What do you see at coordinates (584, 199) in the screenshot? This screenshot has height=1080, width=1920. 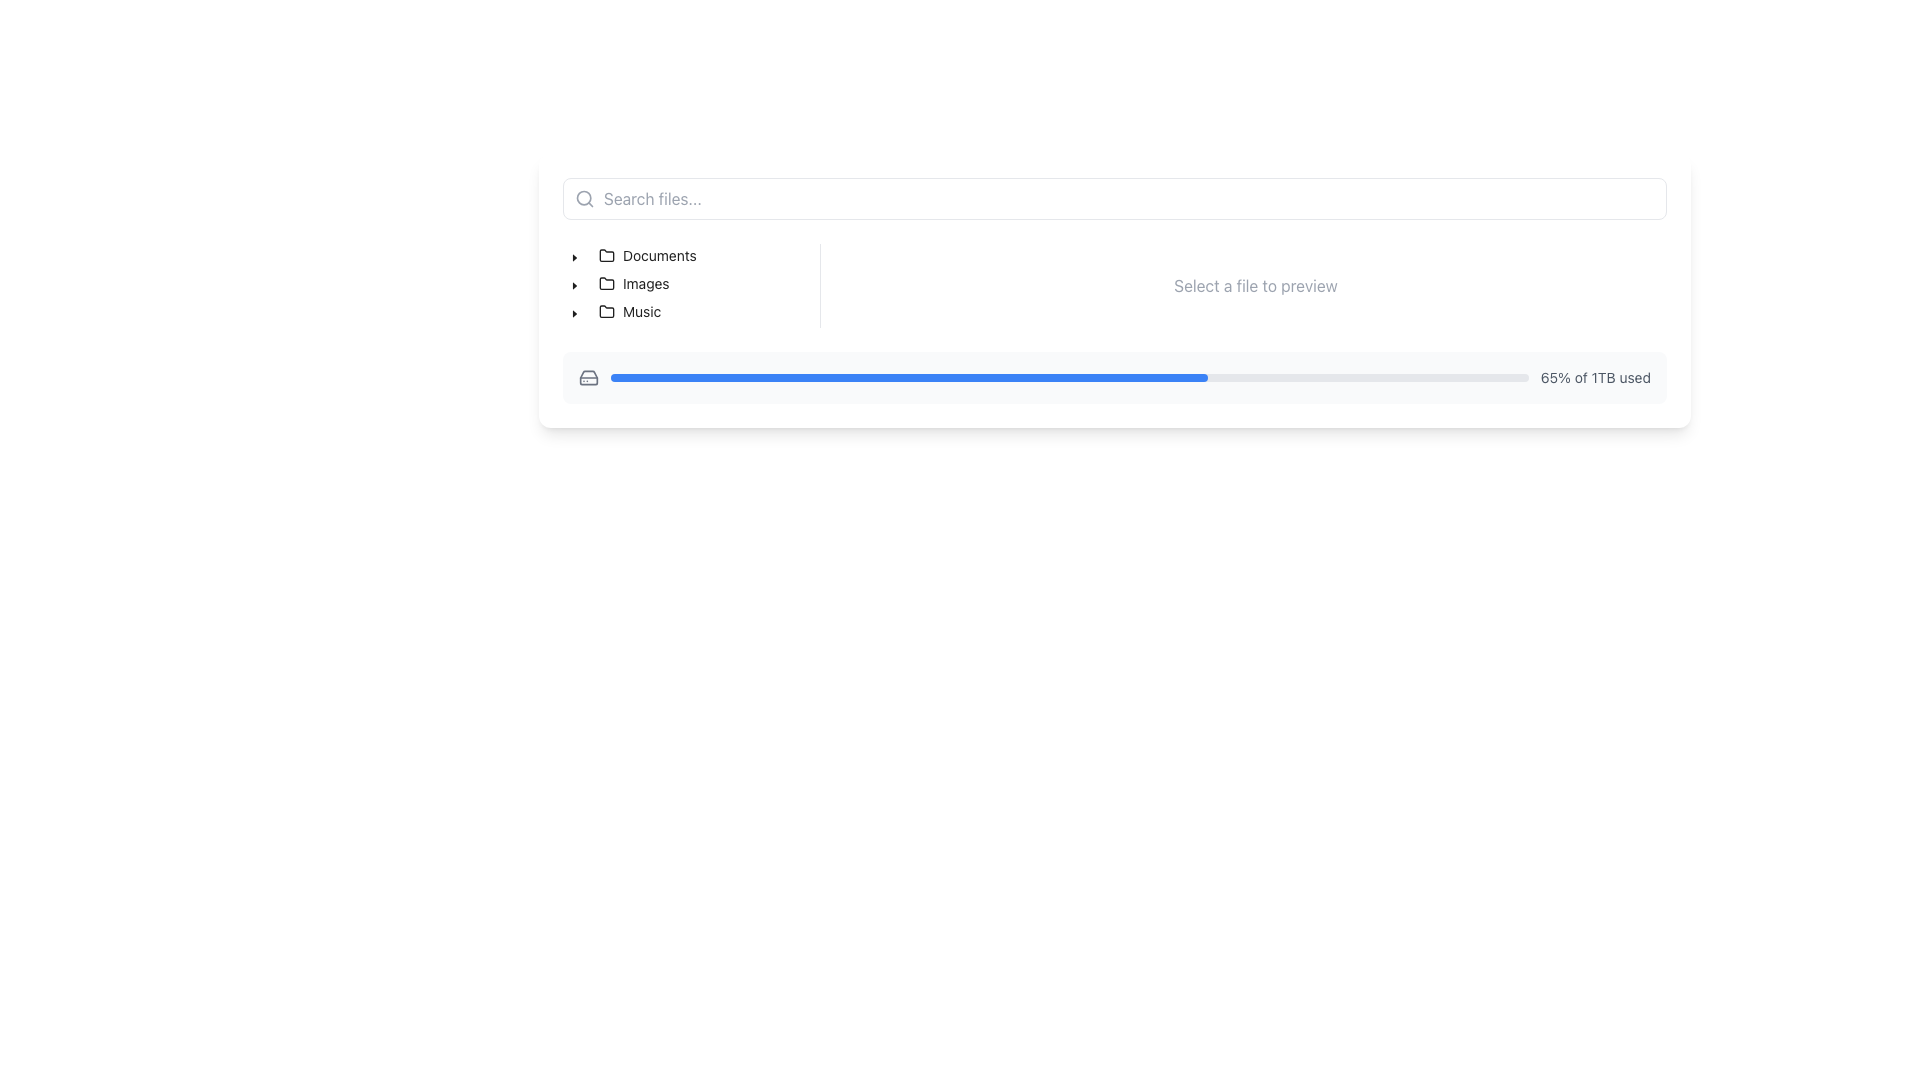 I see `the magnifying glass icon, which is a gray minimalist image located on the left side of the search bar adjacent to the 'Search files...' placeholder text` at bounding box center [584, 199].